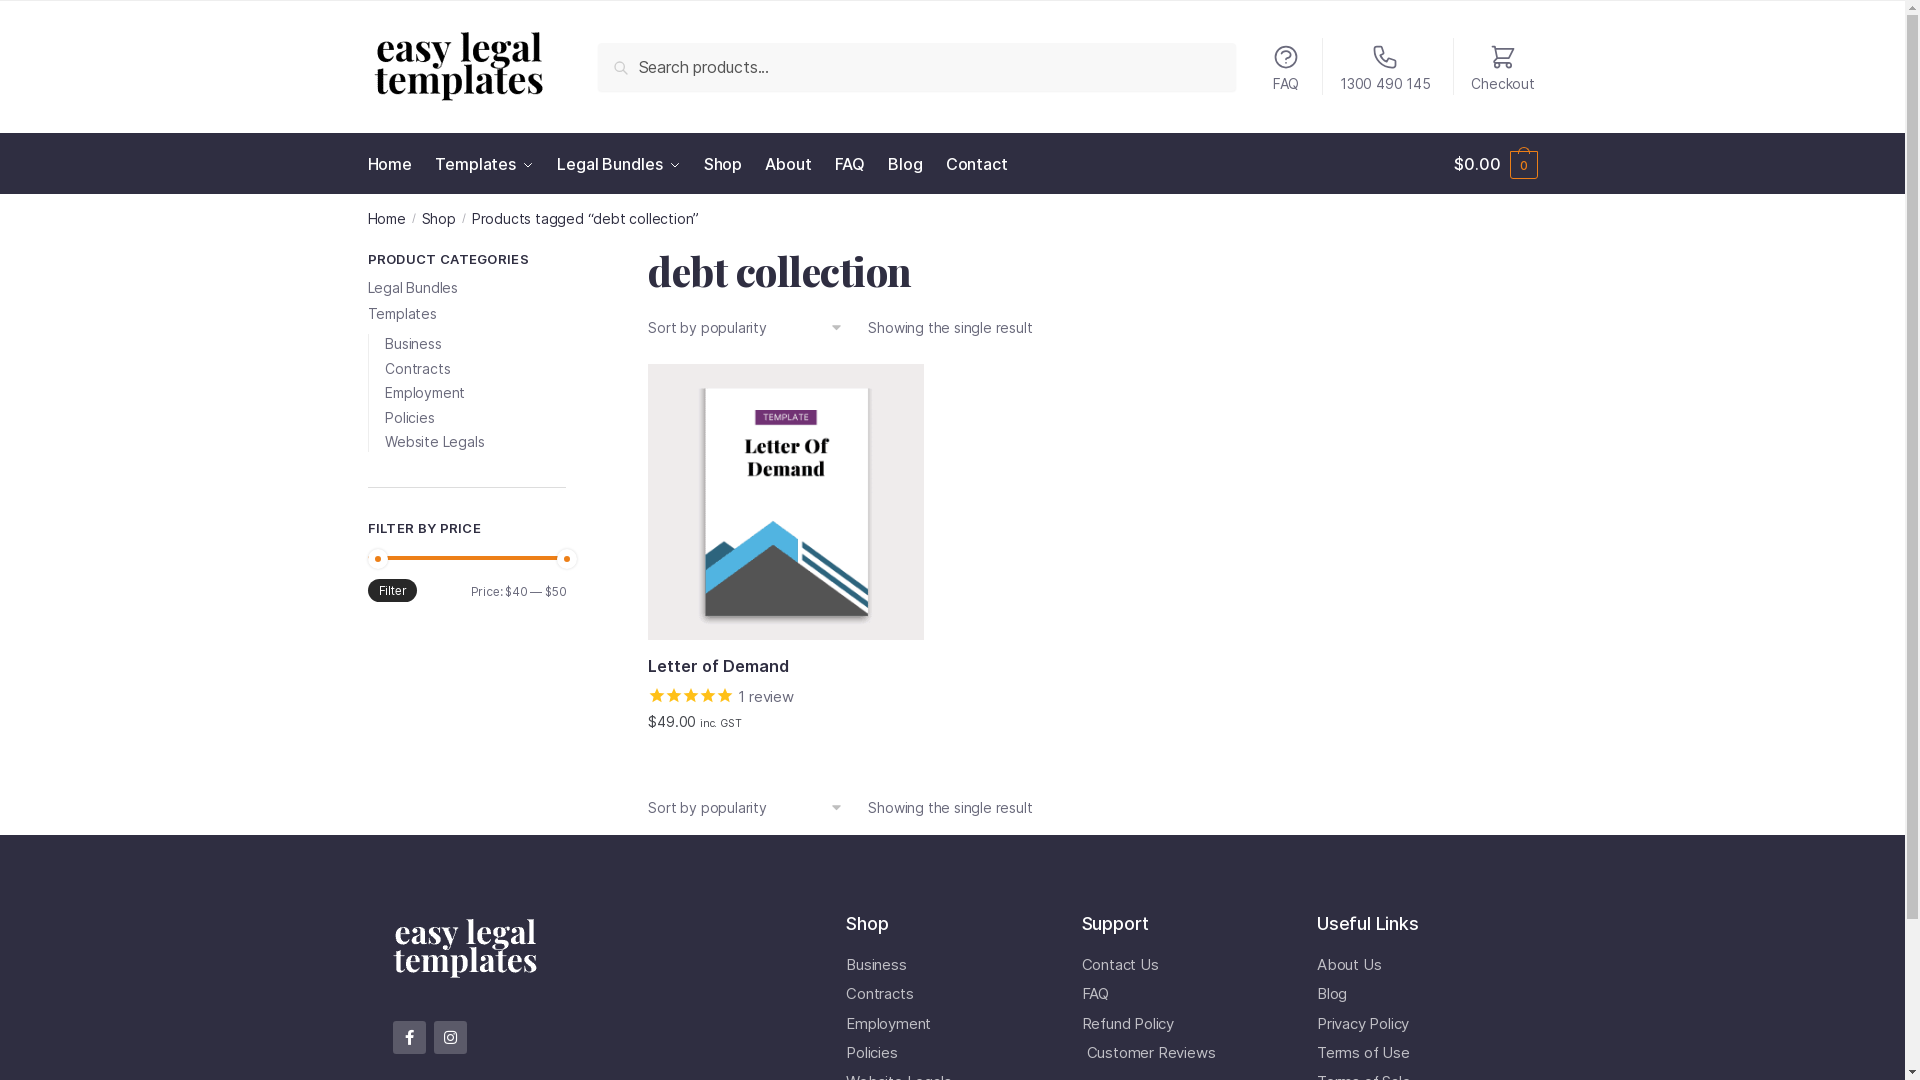 The width and height of the screenshot is (1920, 1080). What do you see at coordinates (1316, 963) in the screenshot?
I see `'About Us'` at bounding box center [1316, 963].